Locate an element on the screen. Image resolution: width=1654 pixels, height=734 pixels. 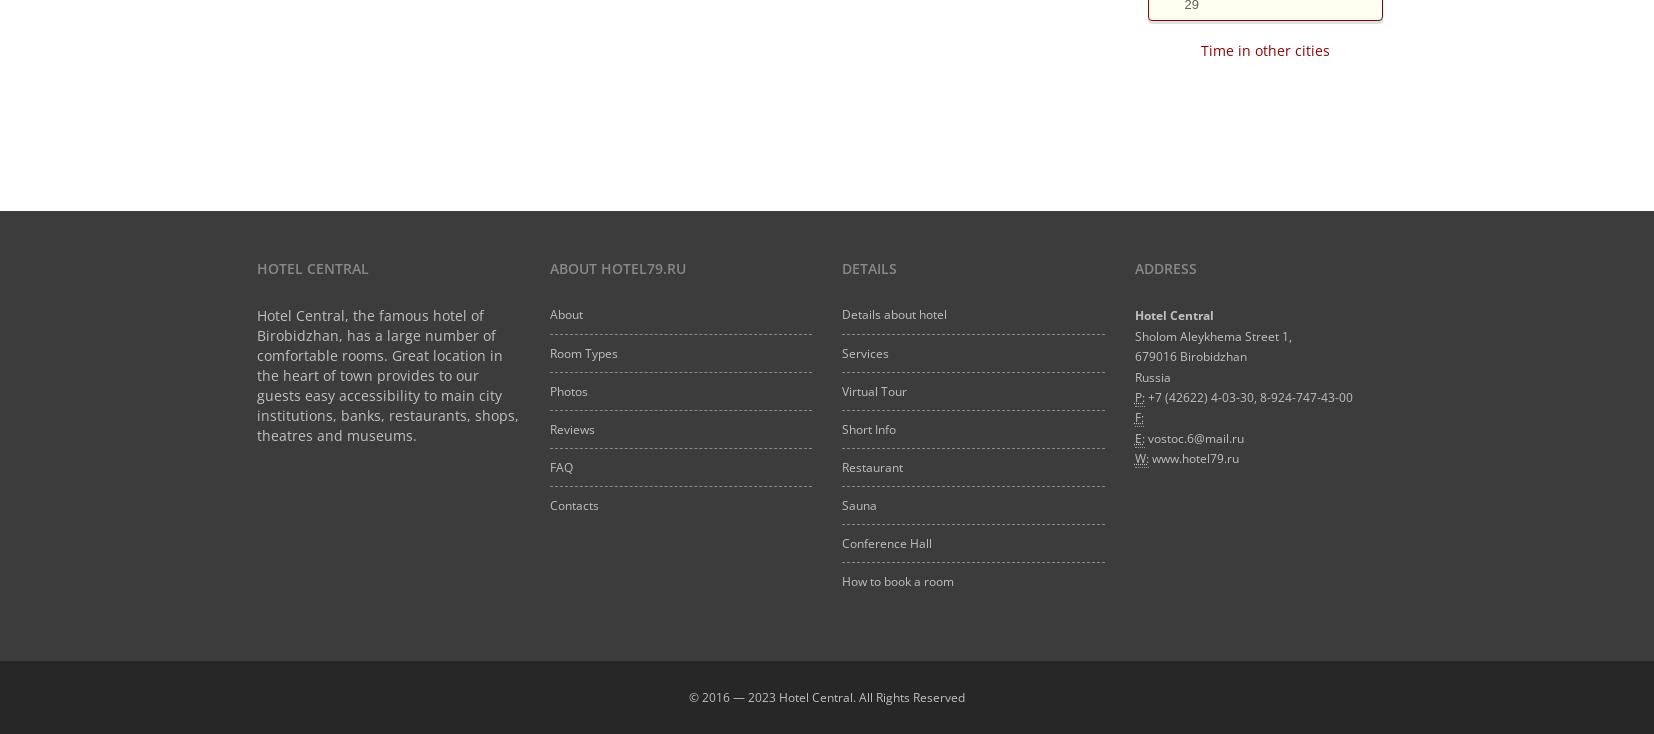
'Sauna' is located at coordinates (858, 504).